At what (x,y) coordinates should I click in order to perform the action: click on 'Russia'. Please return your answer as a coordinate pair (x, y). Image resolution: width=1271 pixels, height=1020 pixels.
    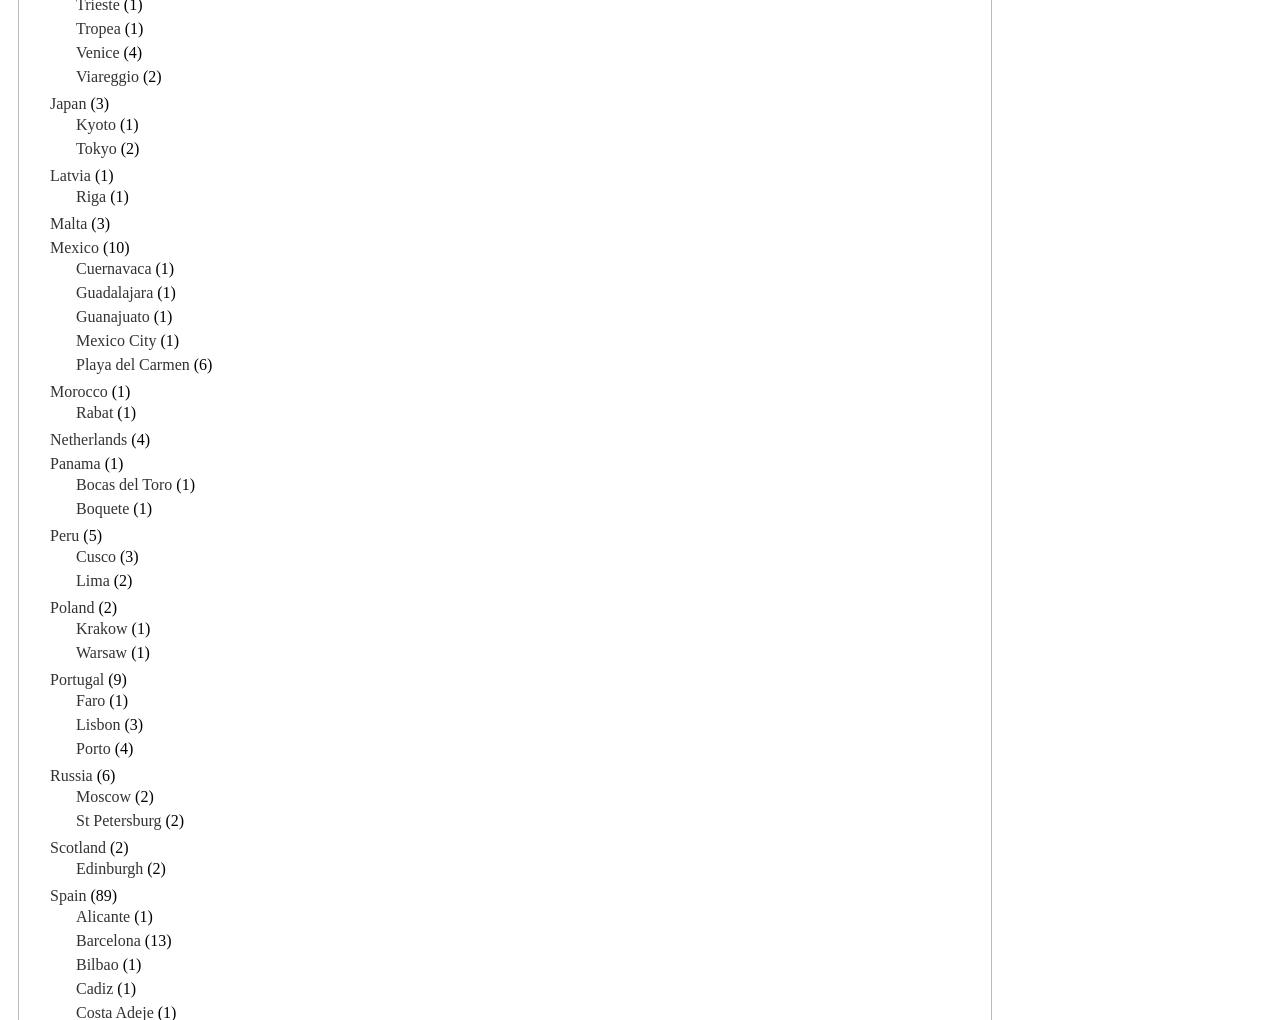
    Looking at the image, I should click on (71, 773).